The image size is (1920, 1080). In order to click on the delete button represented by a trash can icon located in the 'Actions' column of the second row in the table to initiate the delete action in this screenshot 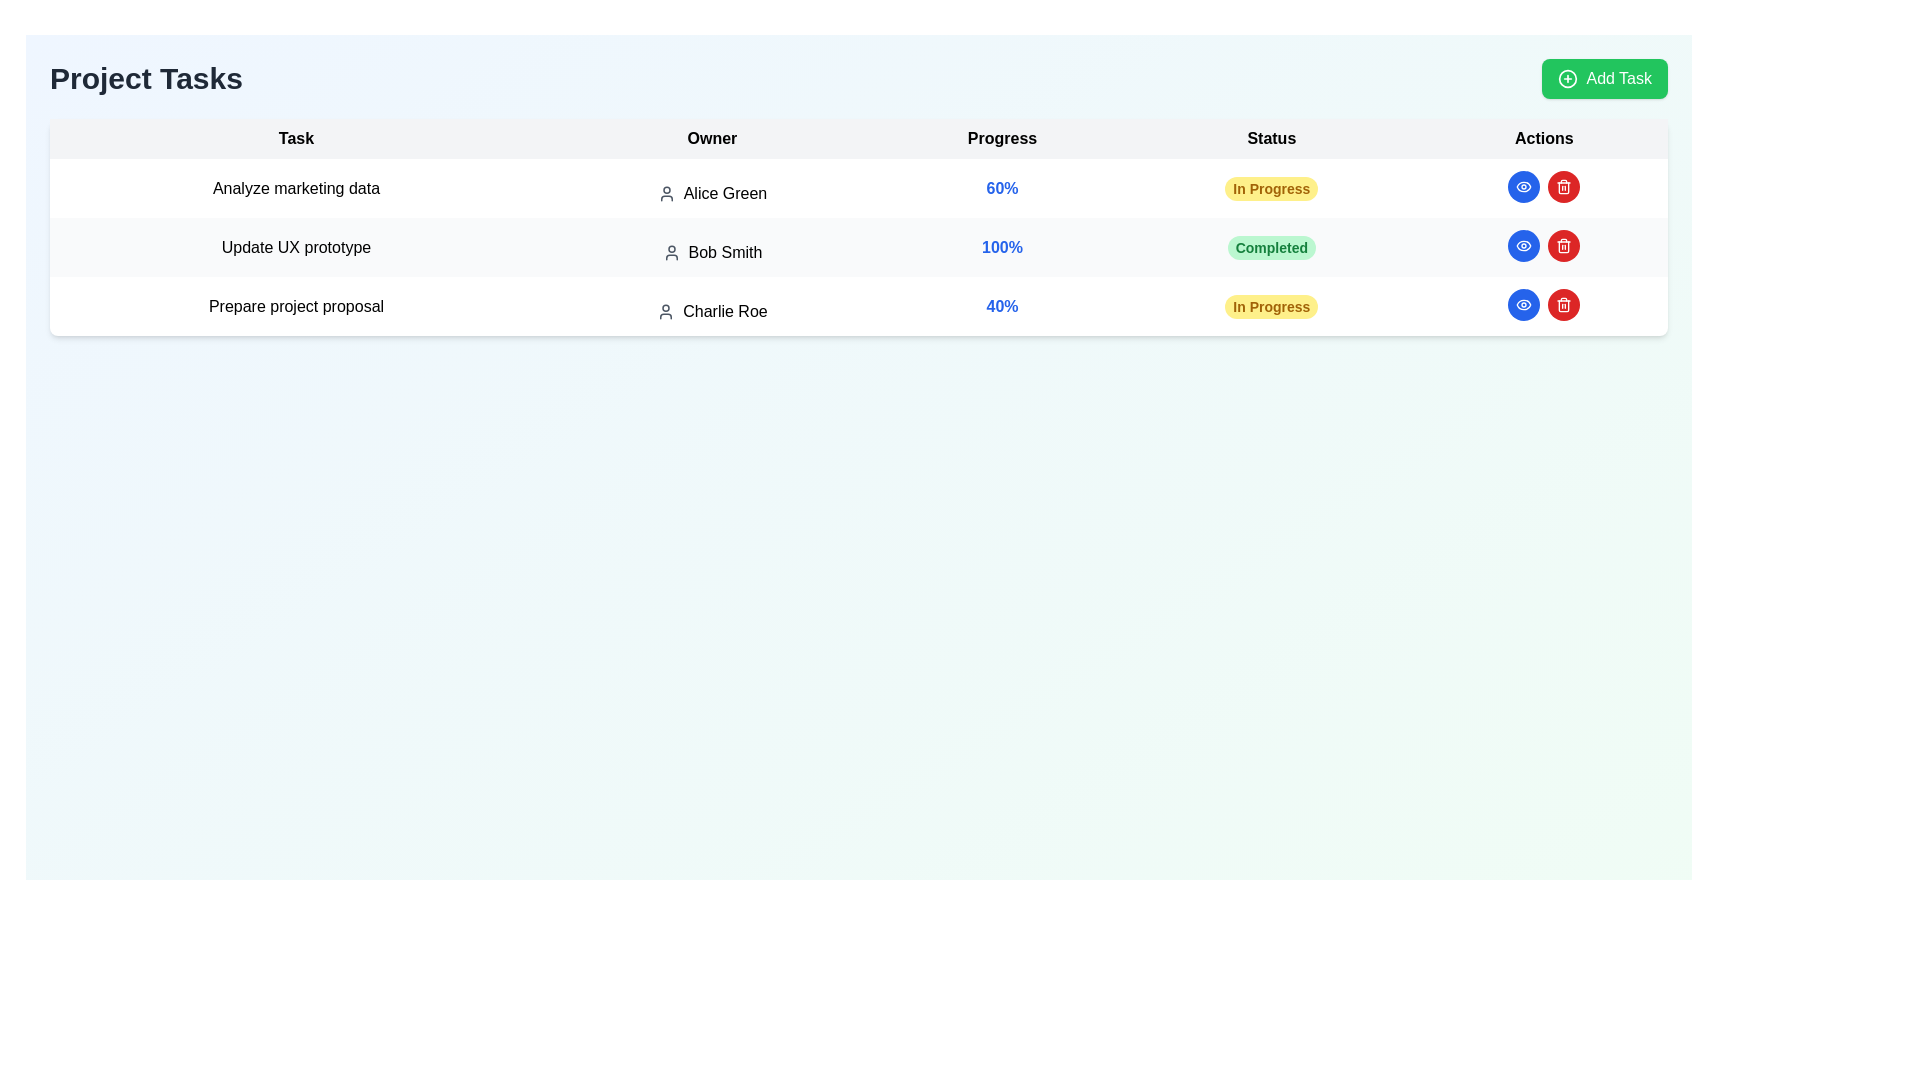, I will do `click(1563, 186)`.